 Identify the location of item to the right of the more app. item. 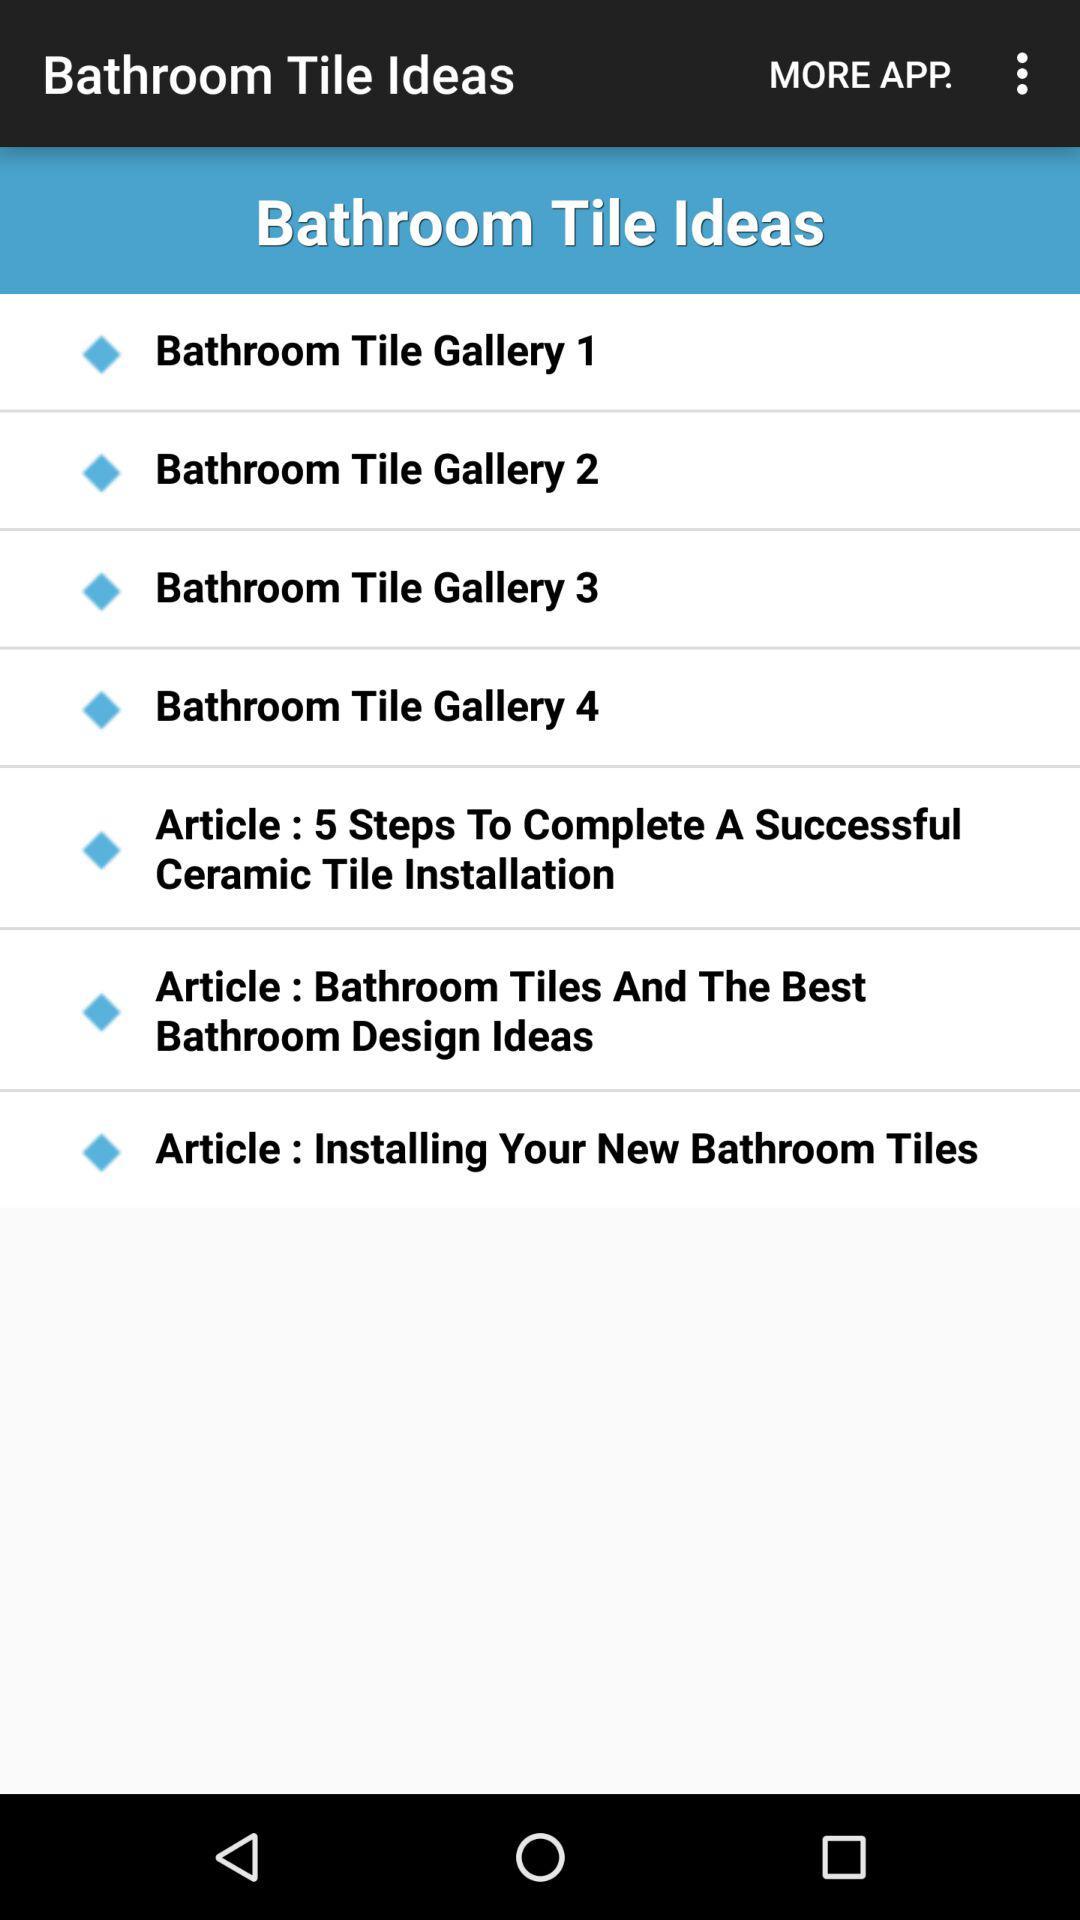
(1027, 73).